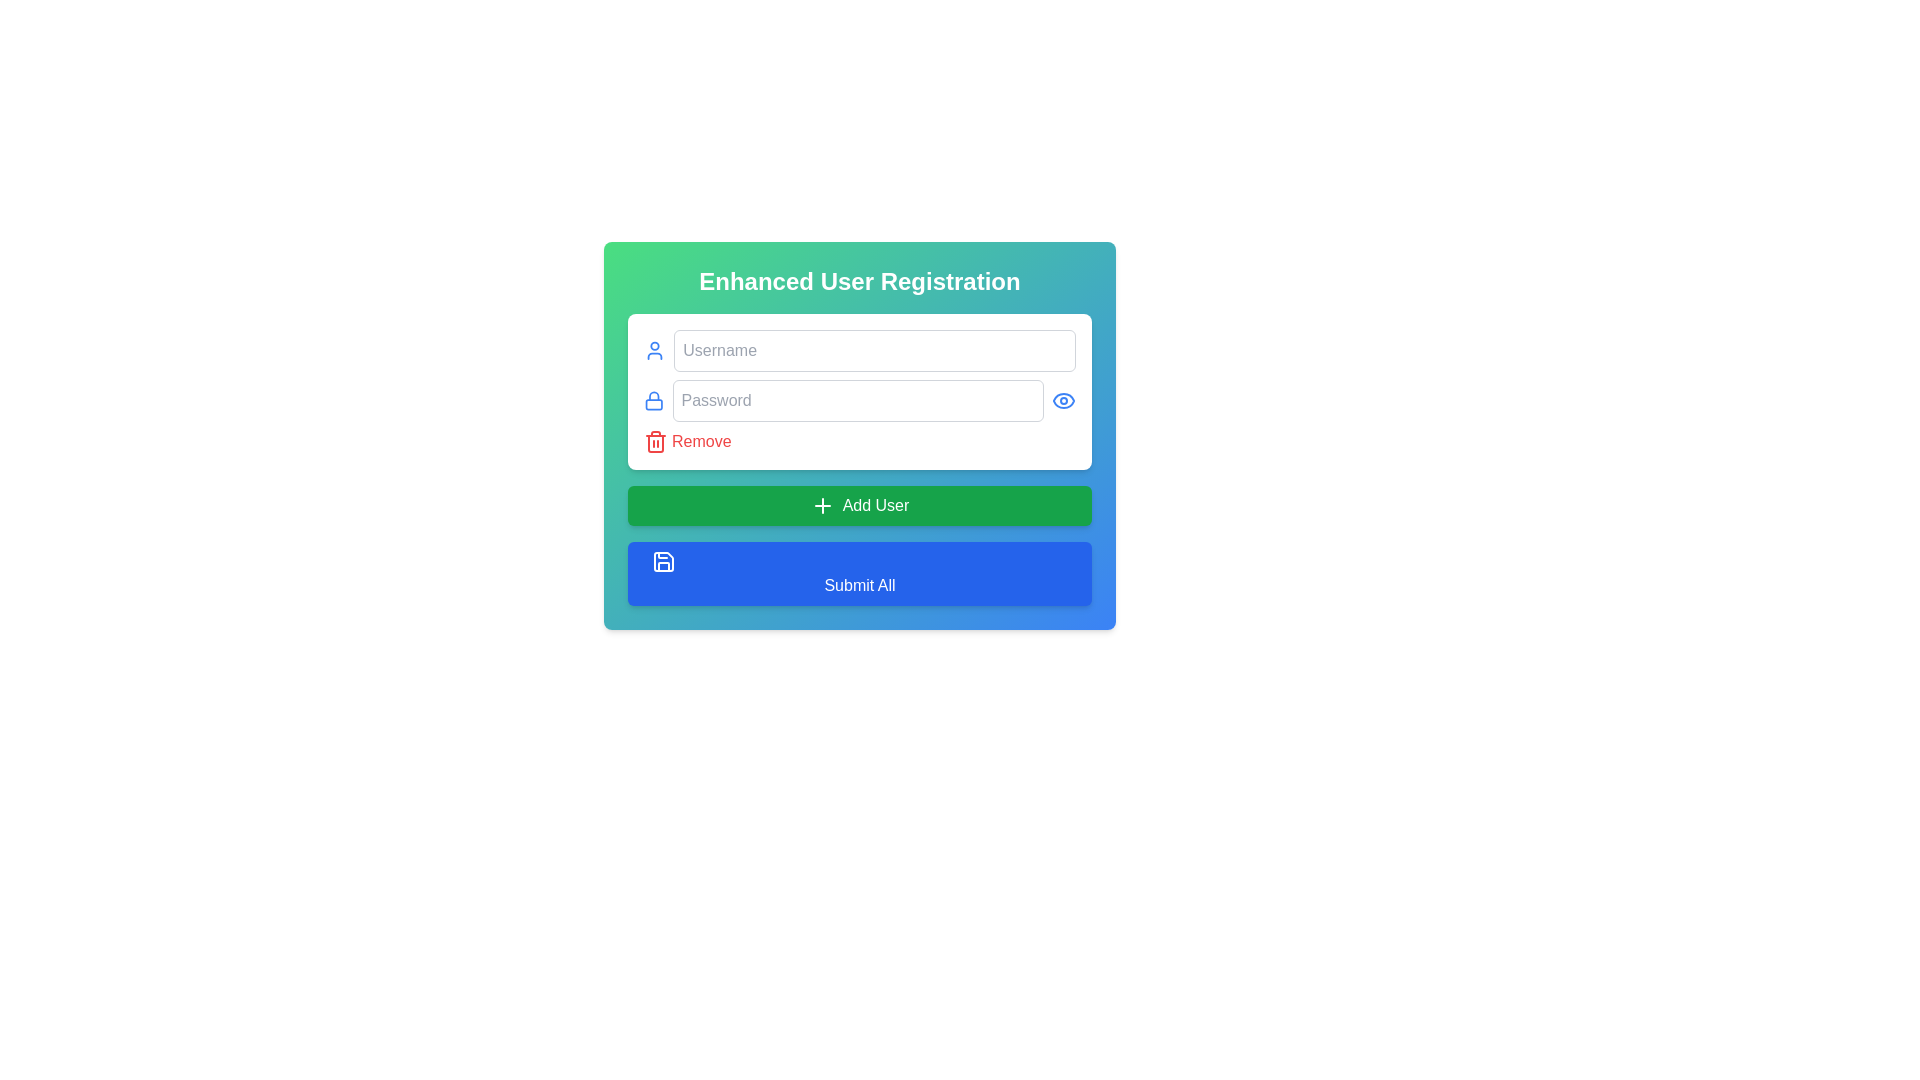 Image resolution: width=1920 pixels, height=1080 pixels. I want to click on the submission button located at the bottom of the form, below the 'Add User' green button, so click(859, 574).